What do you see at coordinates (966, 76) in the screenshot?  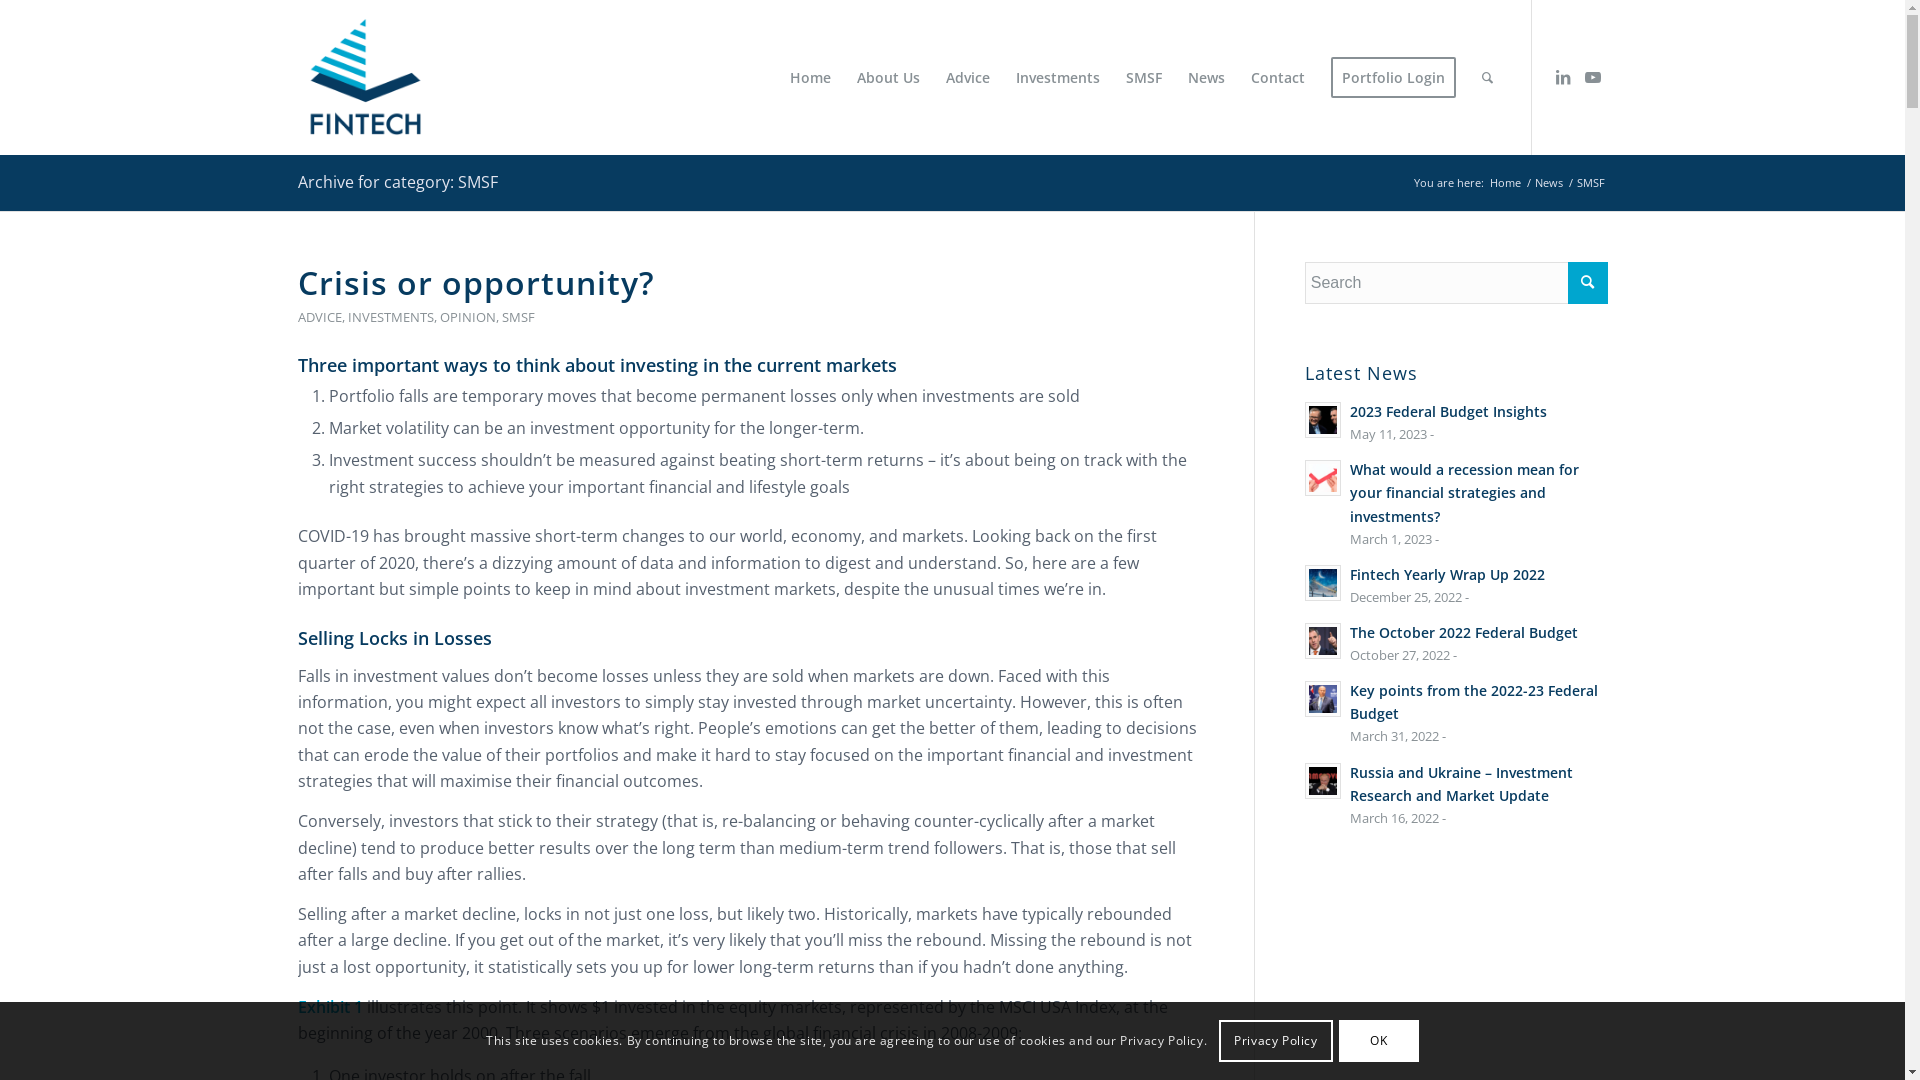 I see `'Advice'` at bounding box center [966, 76].